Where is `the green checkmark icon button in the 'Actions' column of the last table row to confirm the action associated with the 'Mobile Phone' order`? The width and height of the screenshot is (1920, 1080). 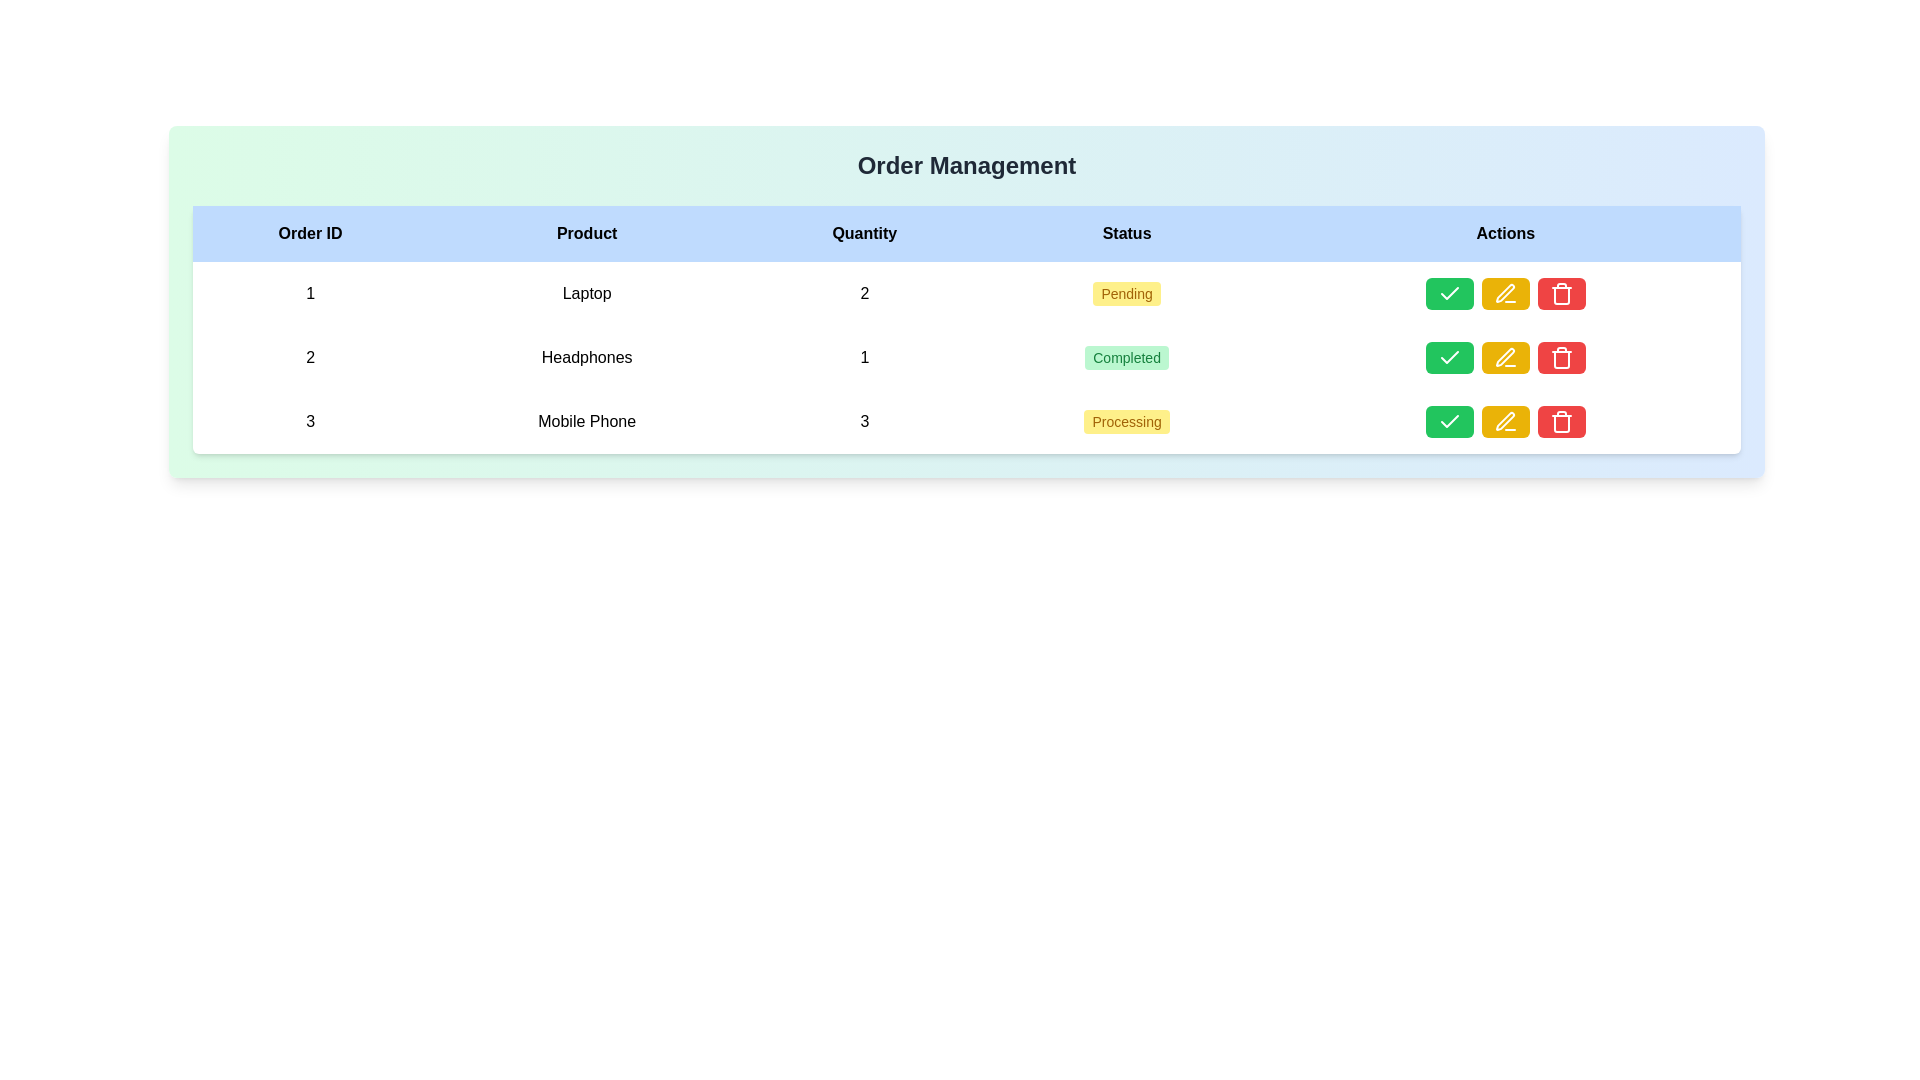 the green checkmark icon button in the 'Actions' column of the last table row to confirm the action associated with the 'Mobile Phone' order is located at coordinates (1449, 420).